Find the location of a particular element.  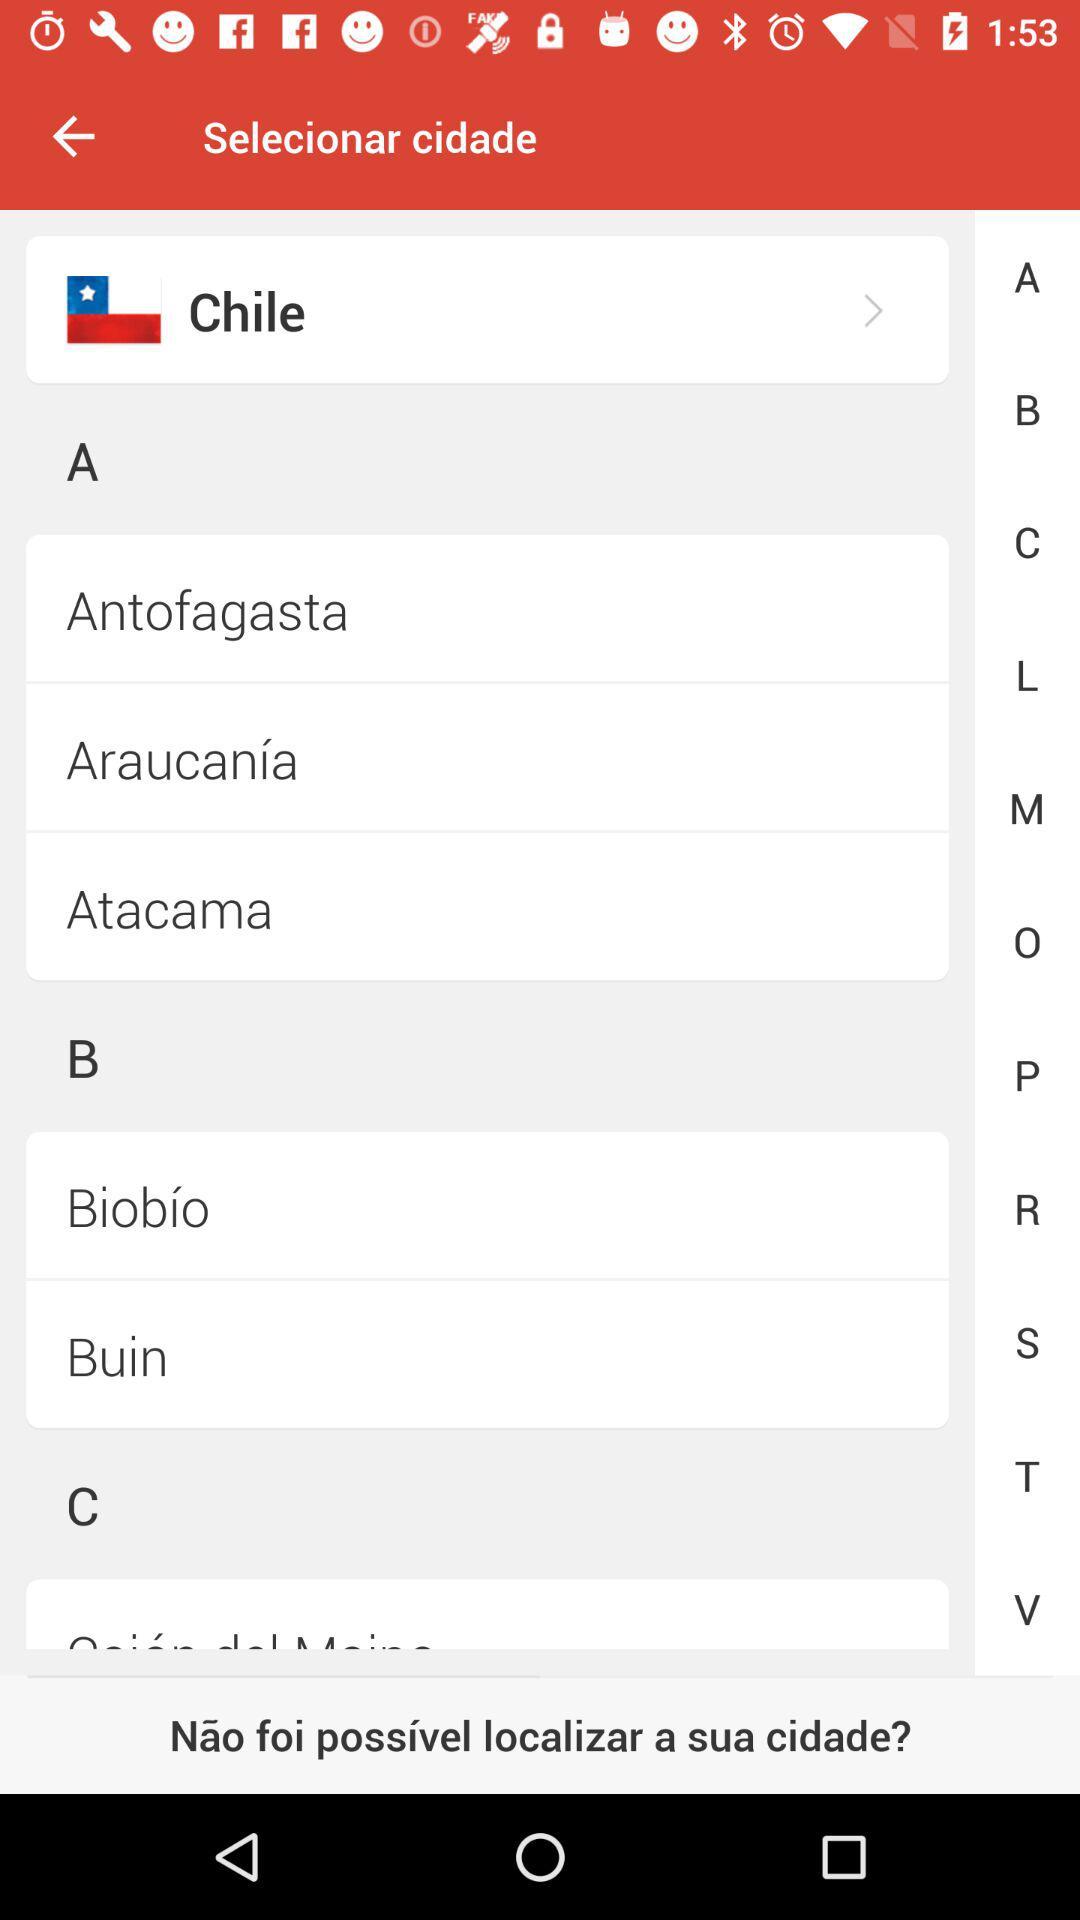

the icon to the left of v app is located at coordinates (487, 1614).